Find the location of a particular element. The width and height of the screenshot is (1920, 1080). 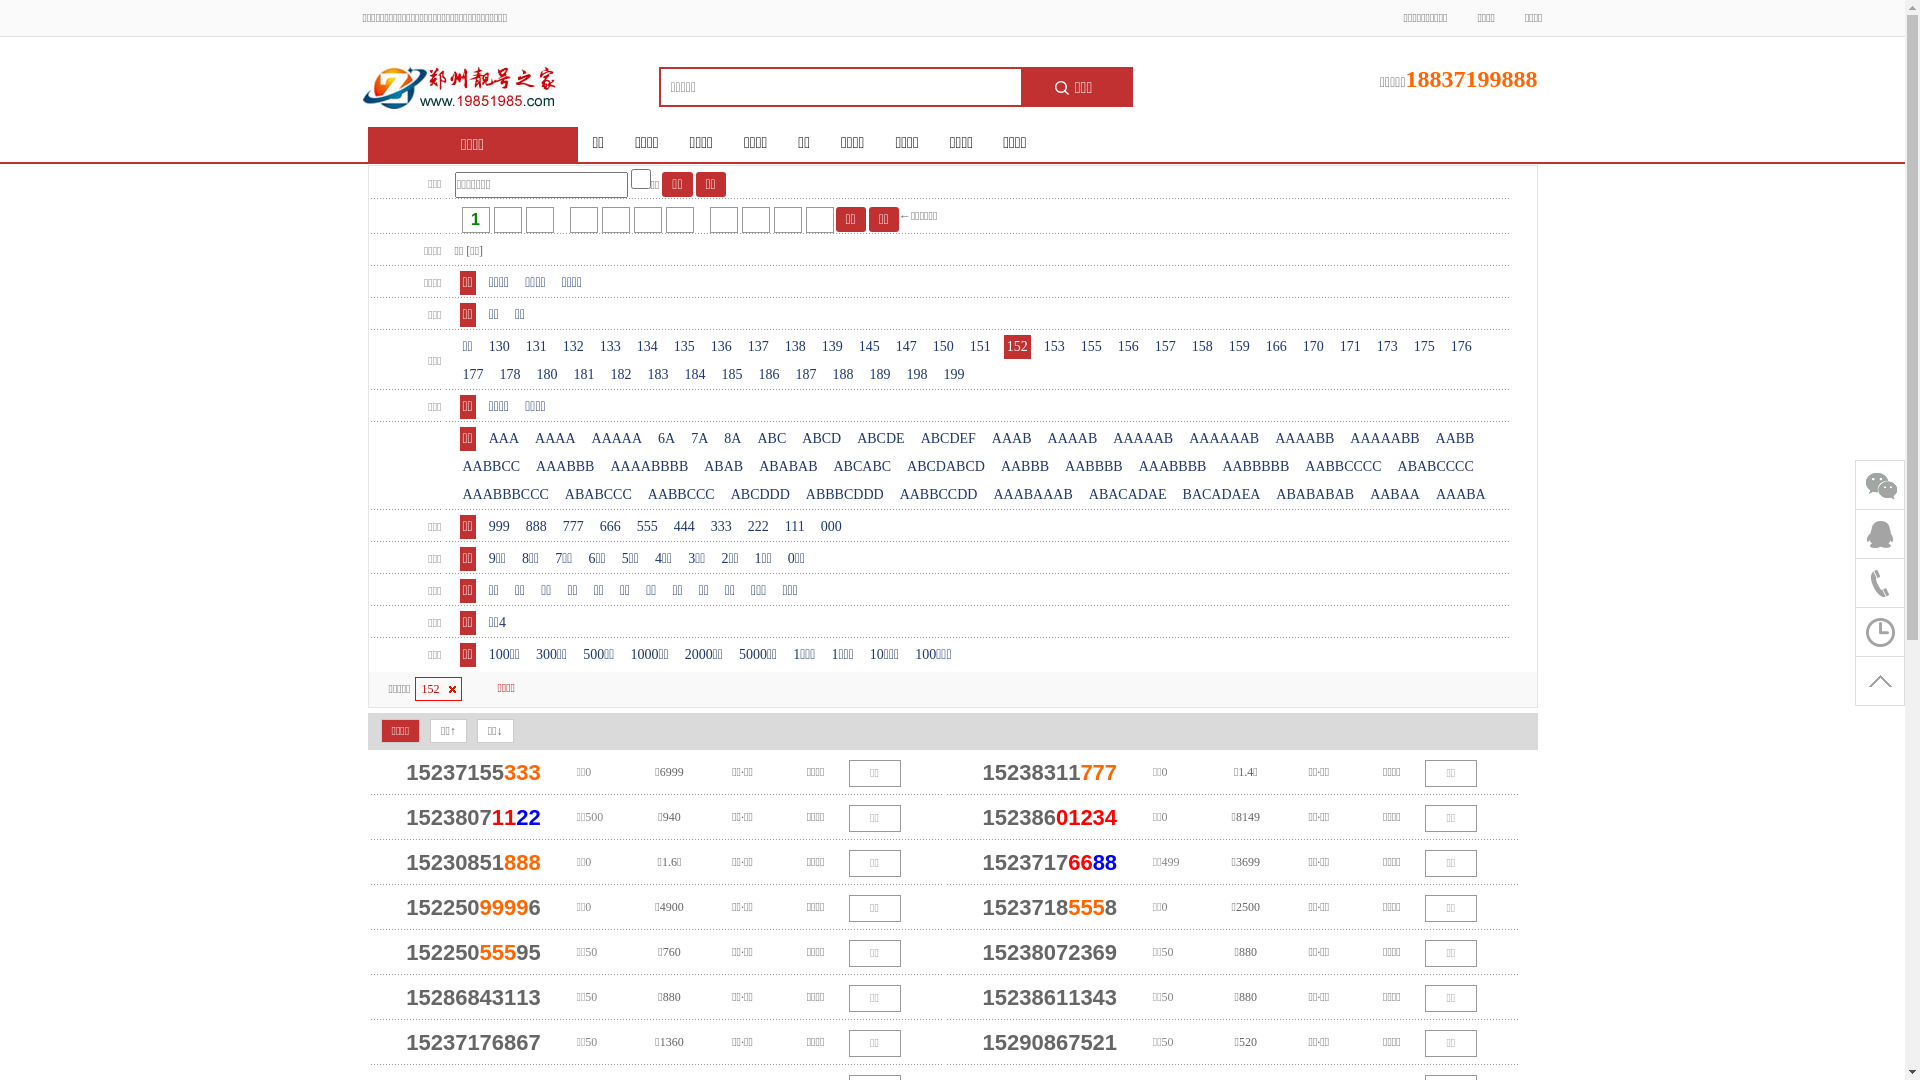

'171' is located at coordinates (1350, 346).